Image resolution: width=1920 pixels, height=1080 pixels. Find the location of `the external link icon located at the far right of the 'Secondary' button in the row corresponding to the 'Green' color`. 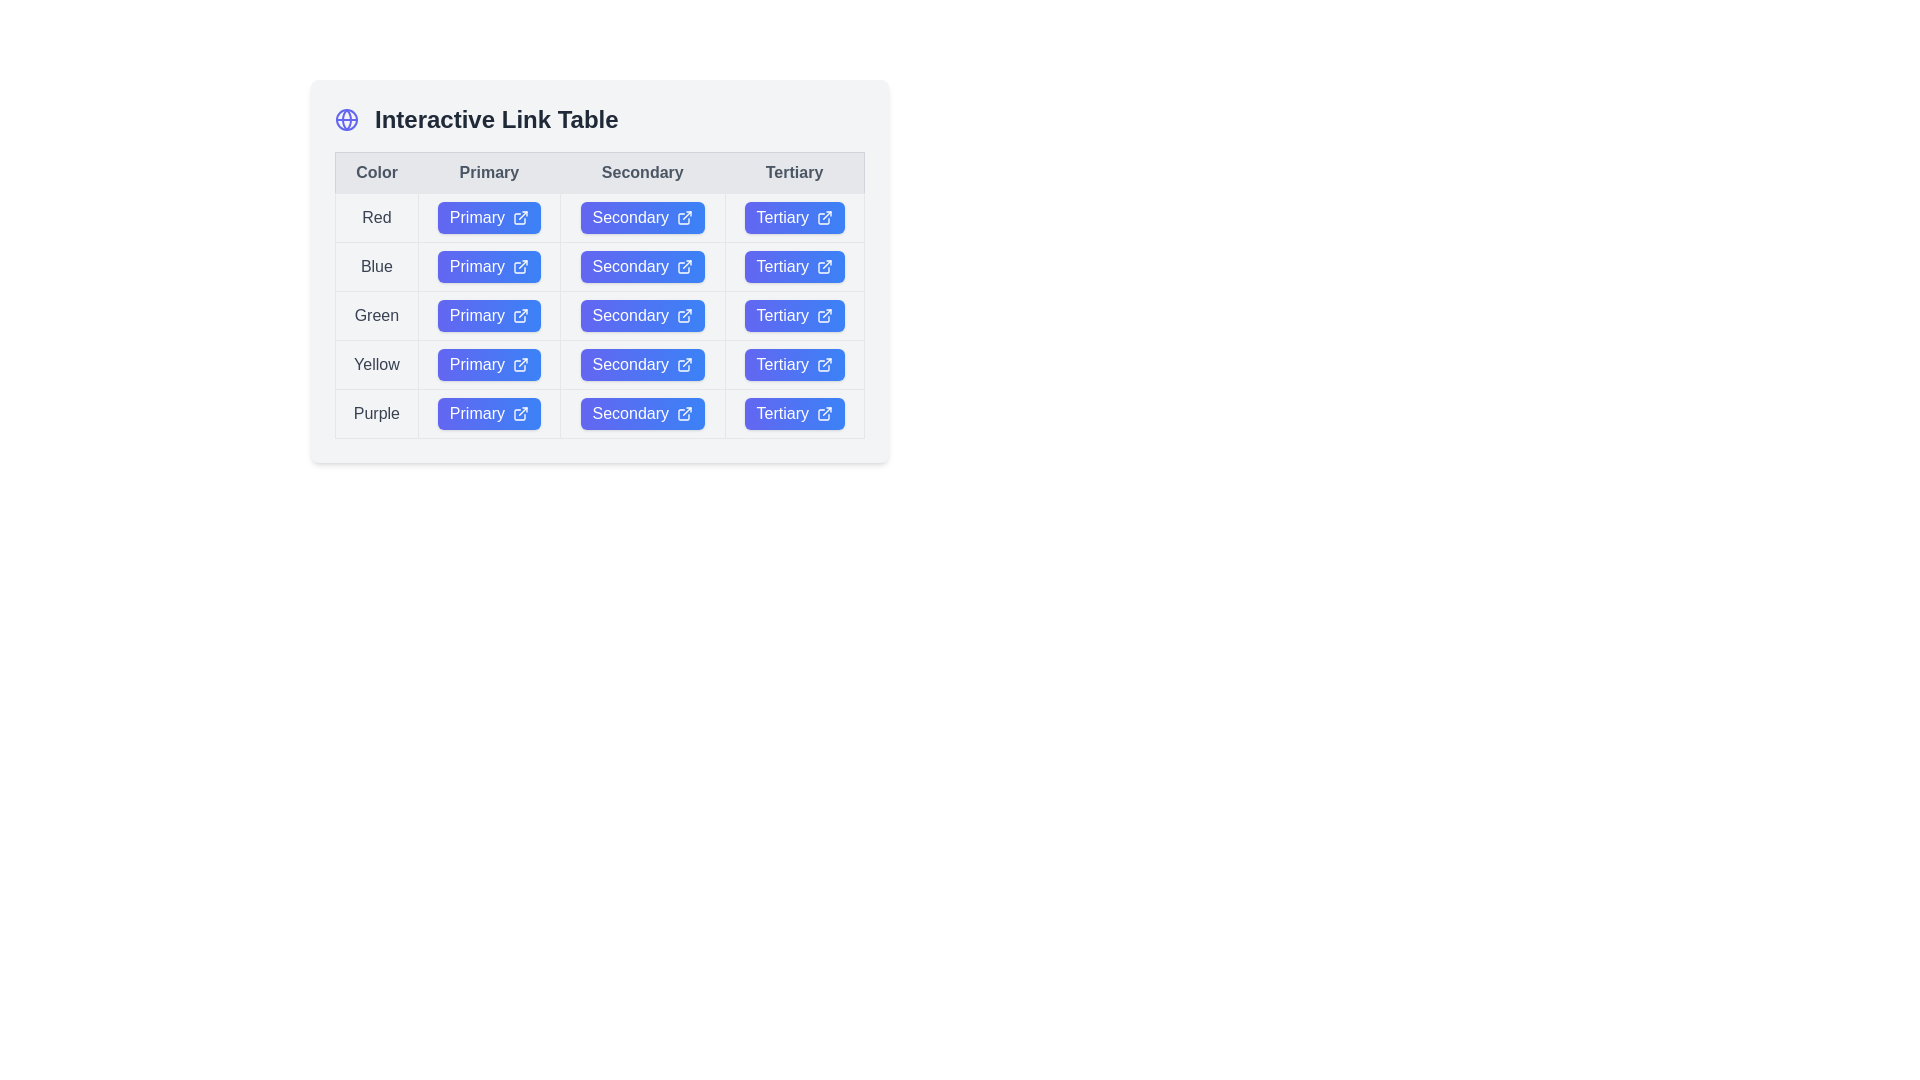

the external link icon located at the far right of the 'Secondary' button in the row corresponding to the 'Green' color is located at coordinates (685, 315).